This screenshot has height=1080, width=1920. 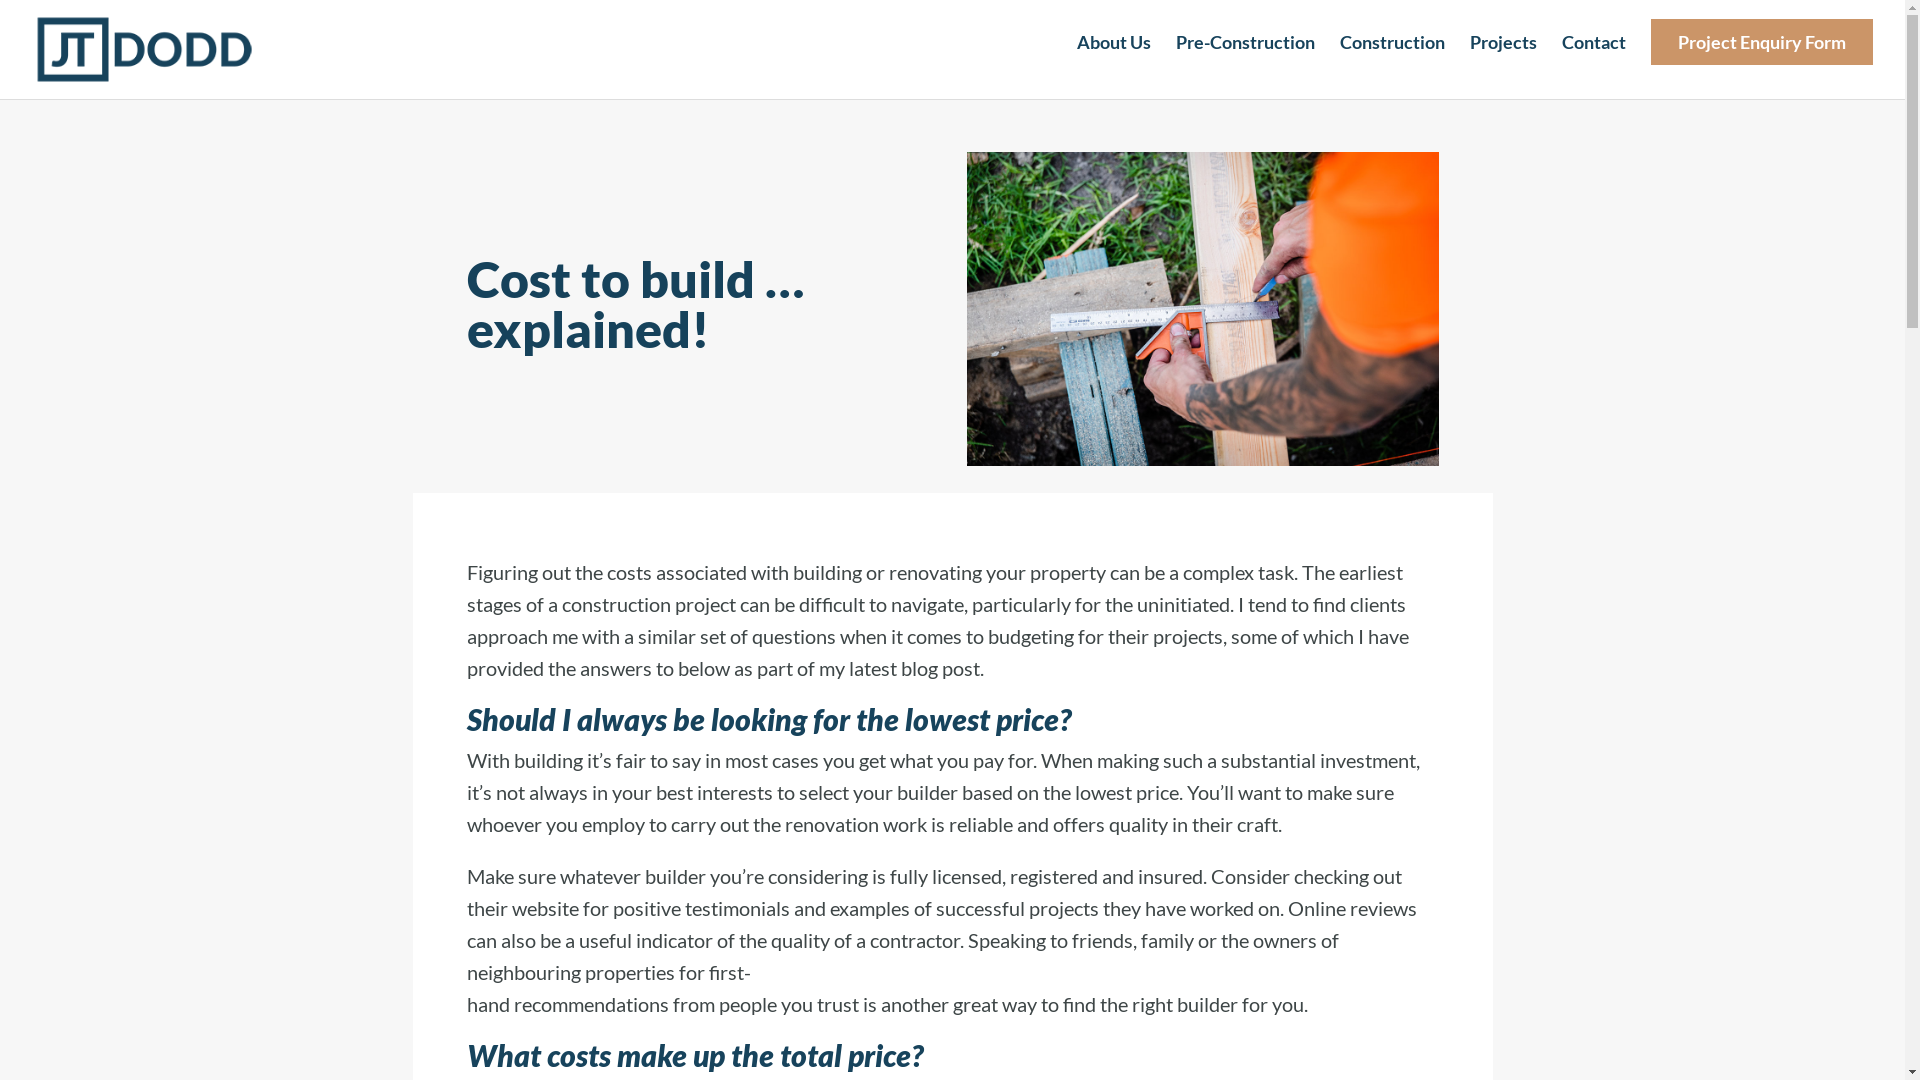 I want to click on 'Pre-Construction', so click(x=1244, y=58).